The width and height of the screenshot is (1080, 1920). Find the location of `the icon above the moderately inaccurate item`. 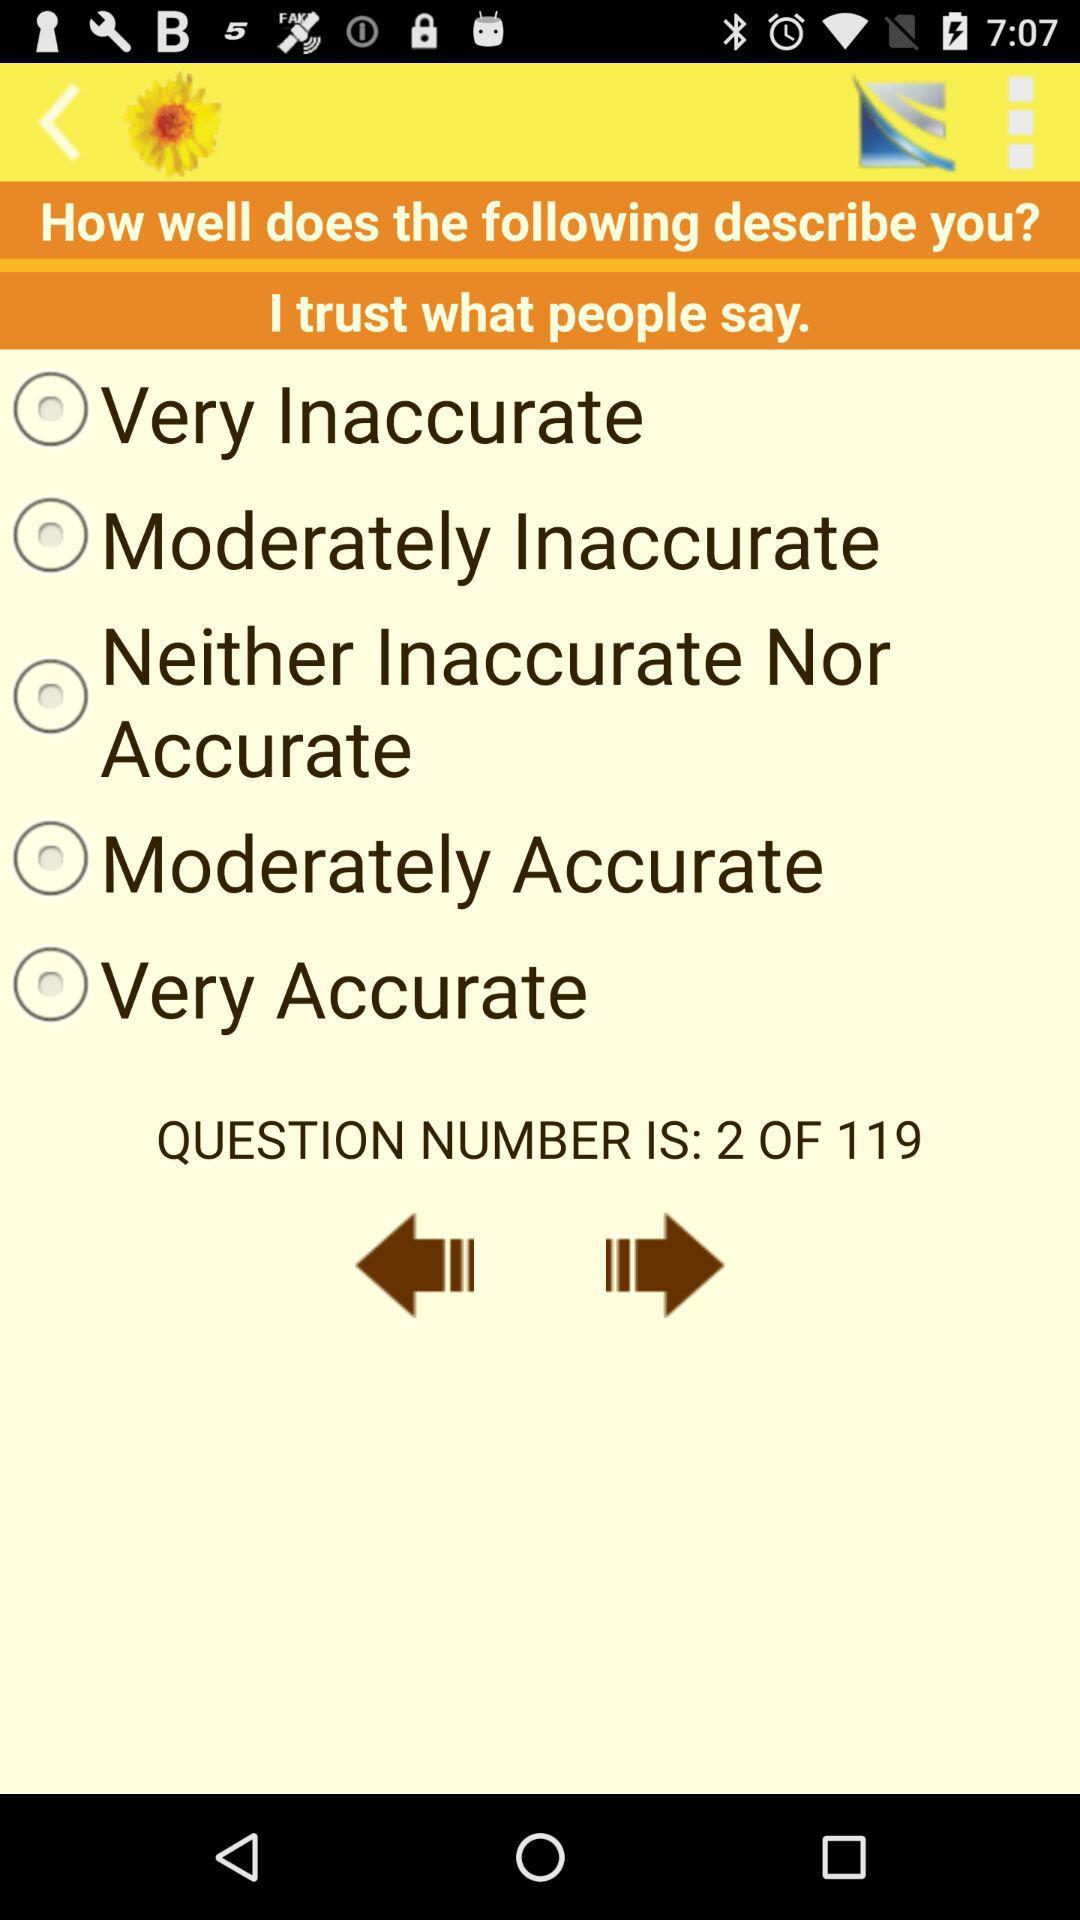

the icon above the moderately inaccurate item is located at coordinates (321, 411).